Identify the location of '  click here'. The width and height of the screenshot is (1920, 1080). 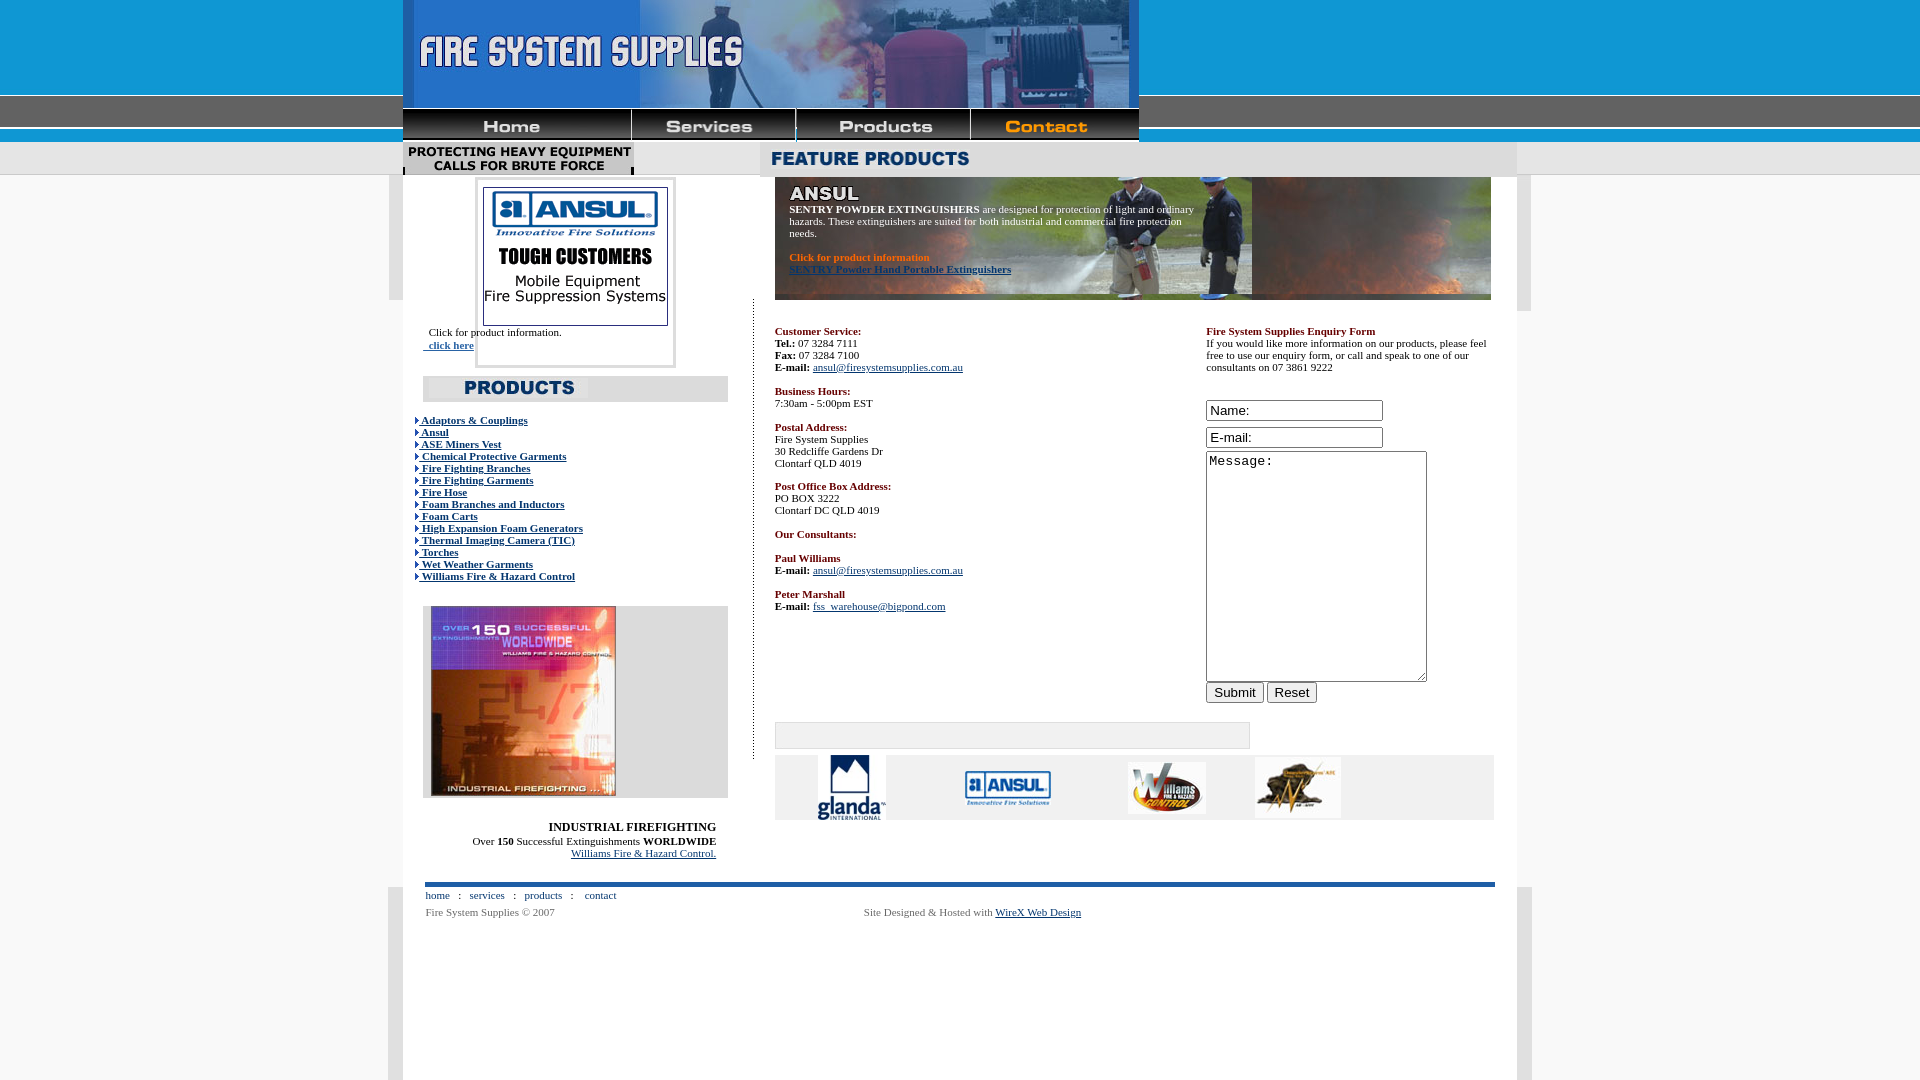
(447, 343).